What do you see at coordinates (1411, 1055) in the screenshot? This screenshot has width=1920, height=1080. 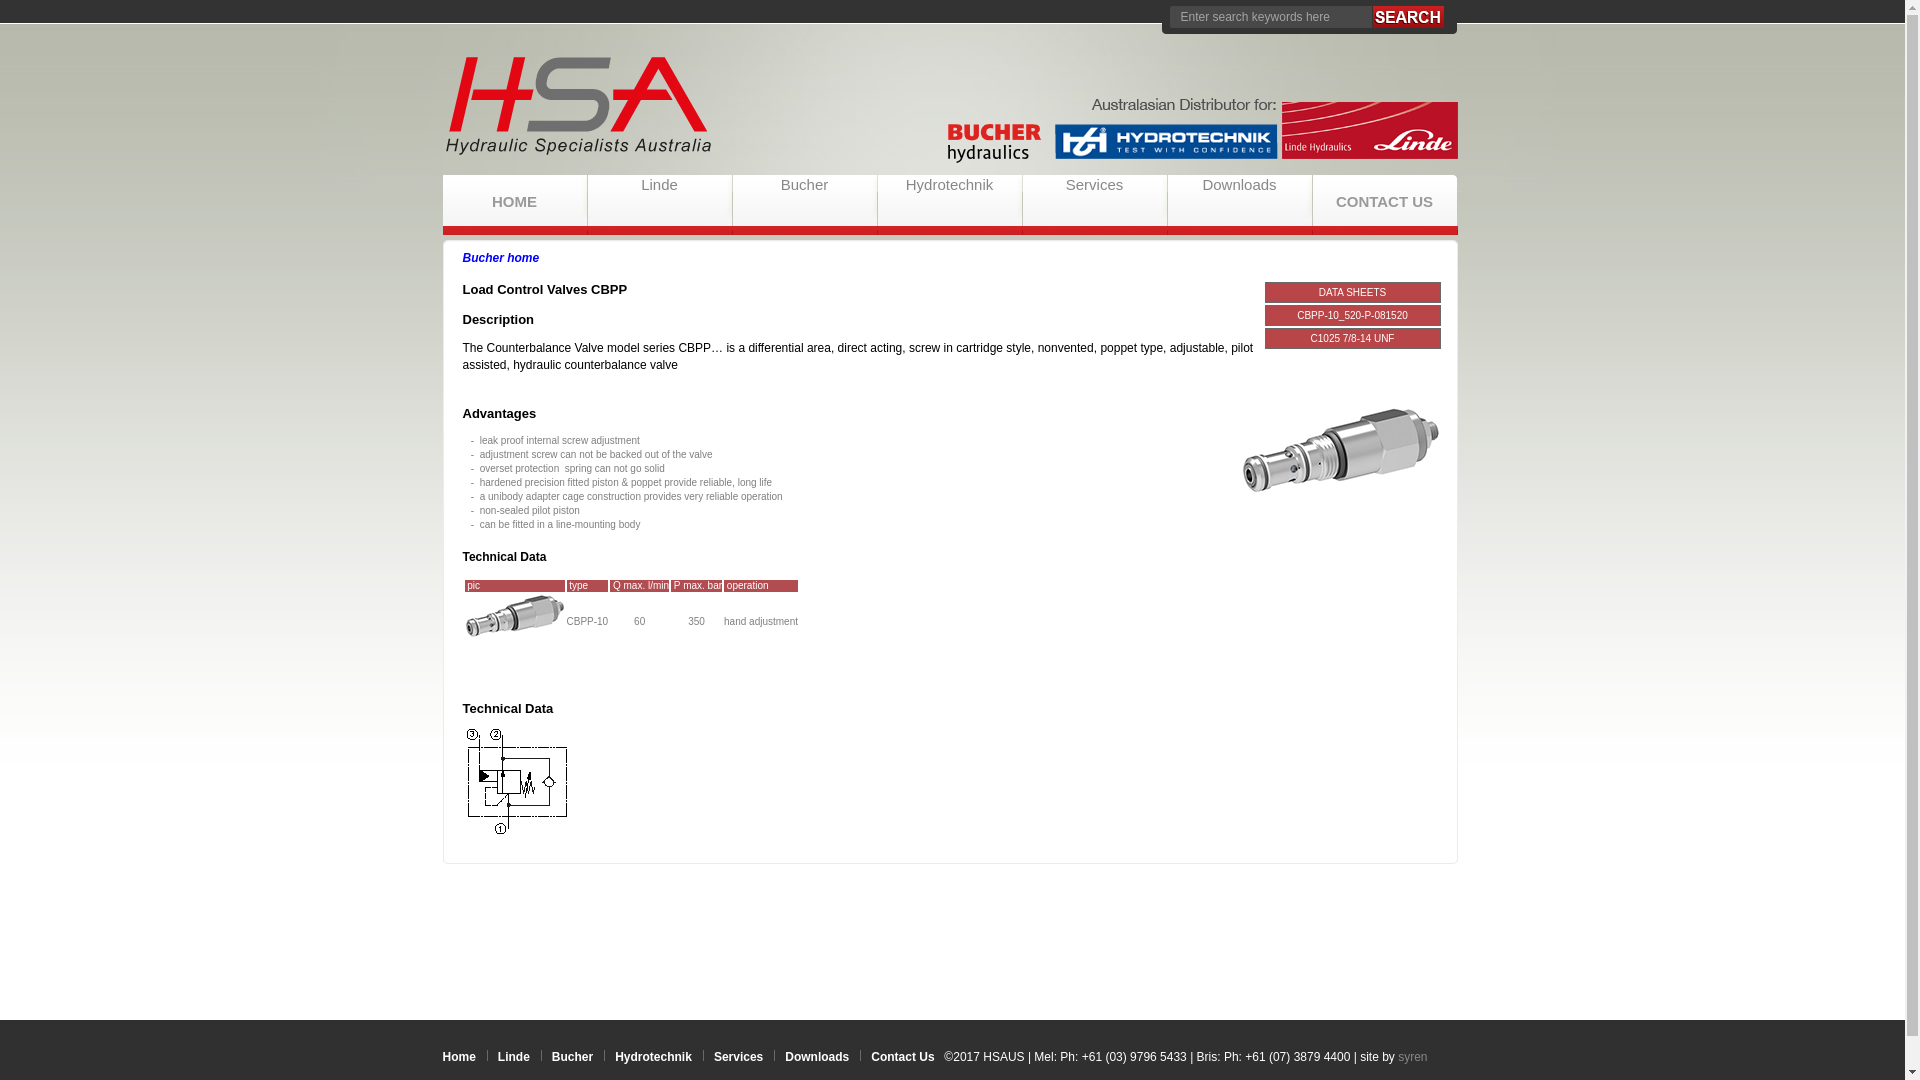 I see `'syren'` at bounding box center [1411, 1055].